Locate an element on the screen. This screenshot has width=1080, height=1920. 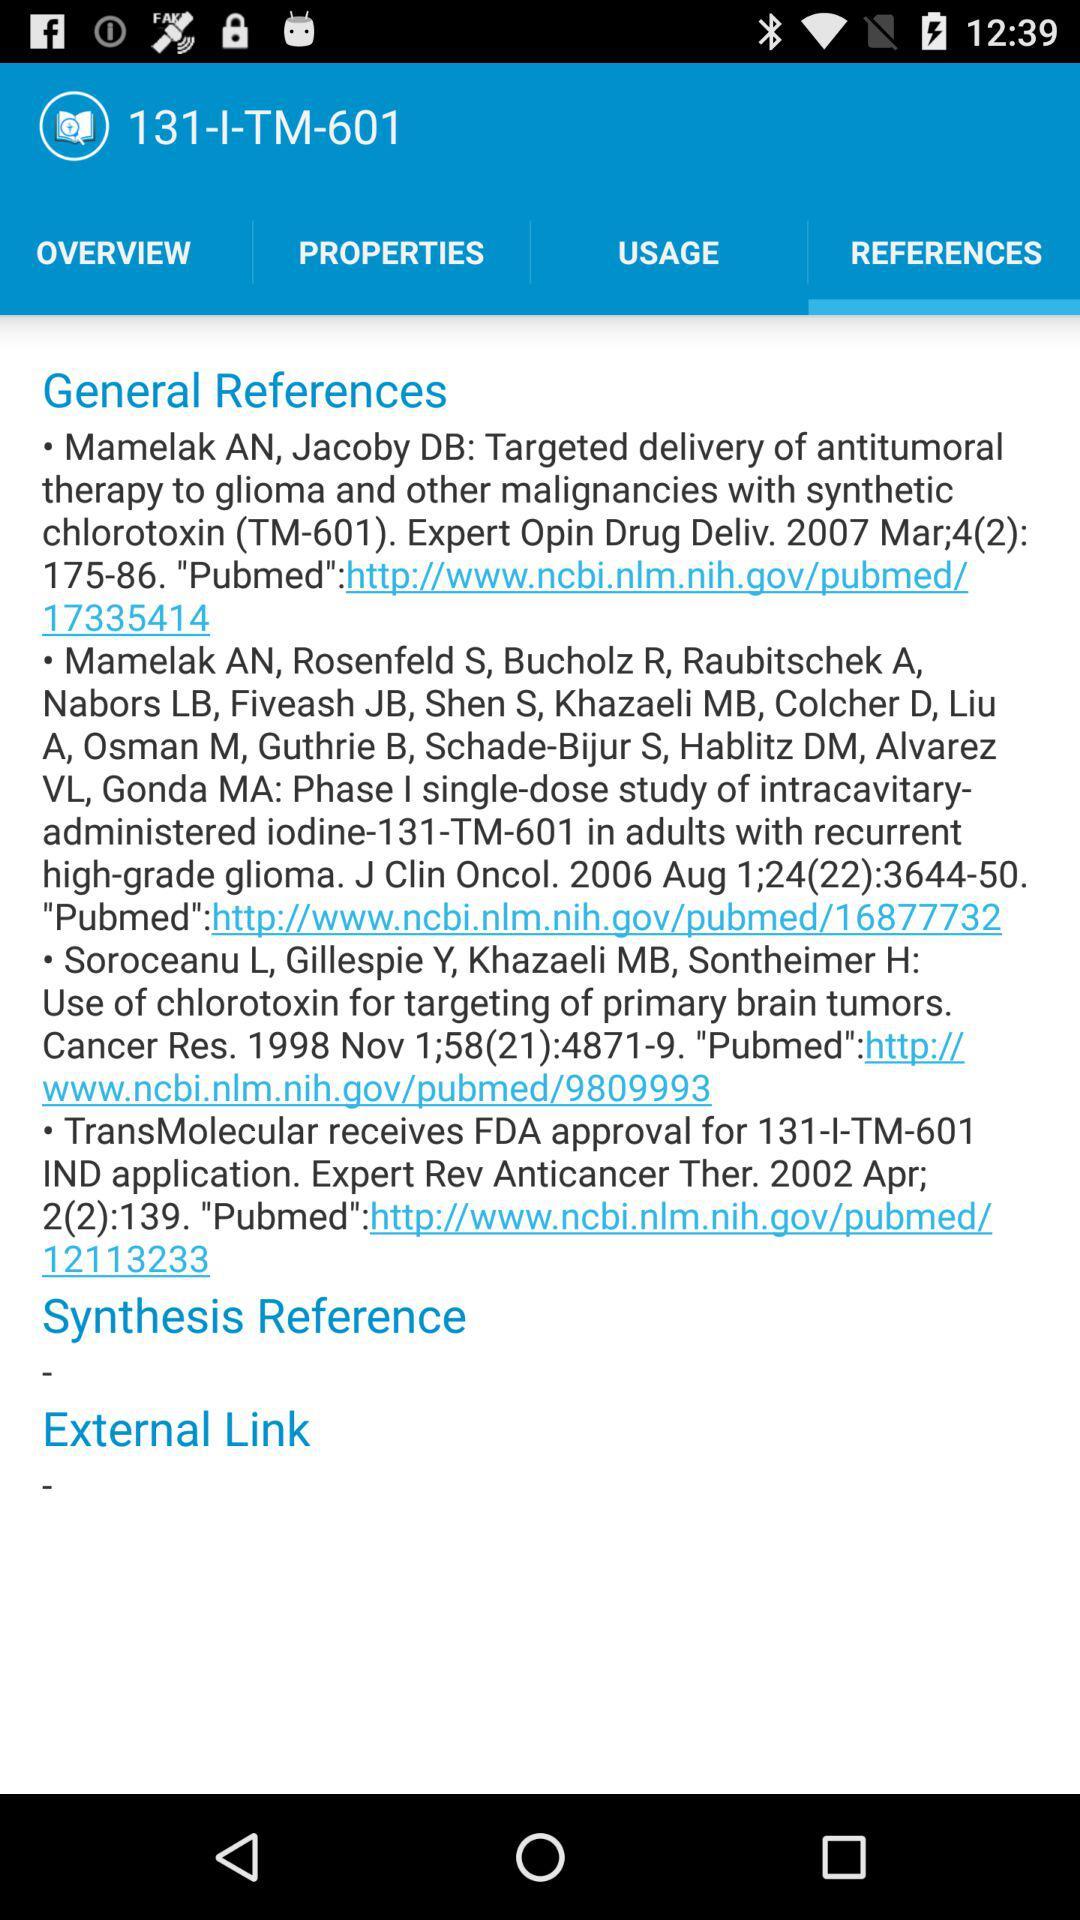
- icon is located at coordinates (540, 1370).